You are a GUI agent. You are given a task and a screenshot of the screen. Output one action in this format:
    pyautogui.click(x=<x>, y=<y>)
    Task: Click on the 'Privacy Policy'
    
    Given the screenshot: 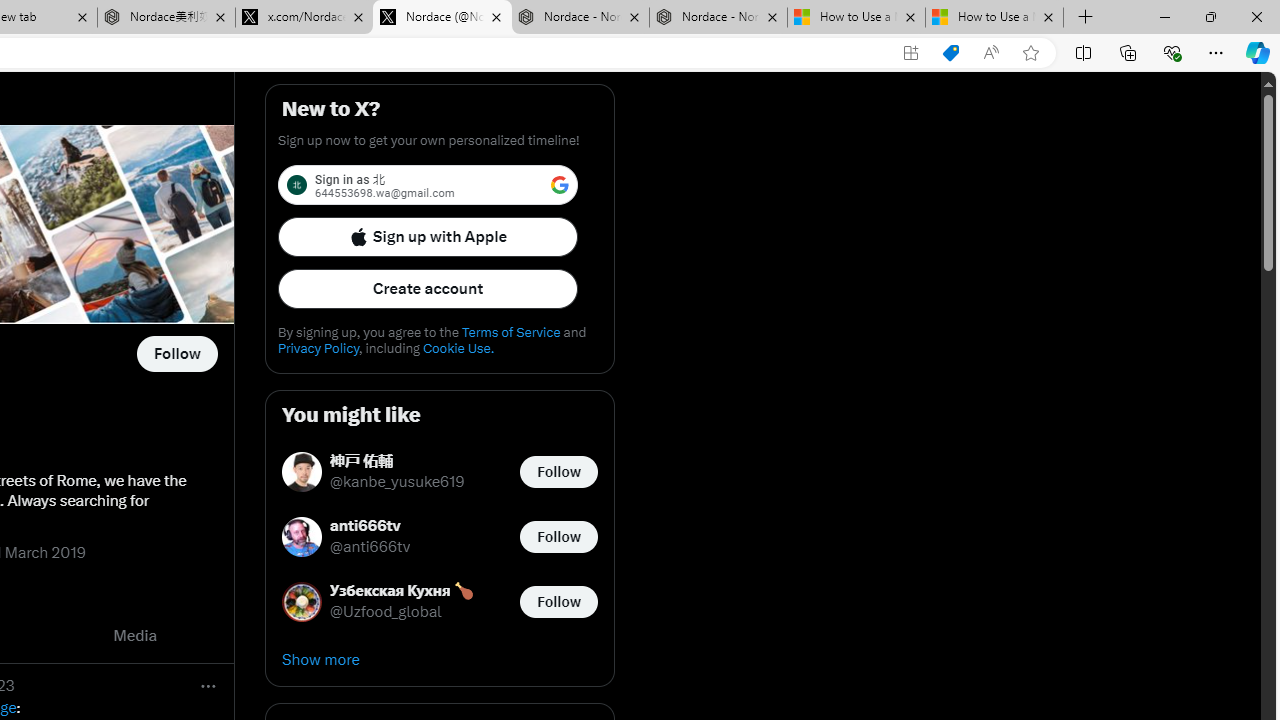 What is the action you would take?
    pyautogui.click(x=317, y=347)
    